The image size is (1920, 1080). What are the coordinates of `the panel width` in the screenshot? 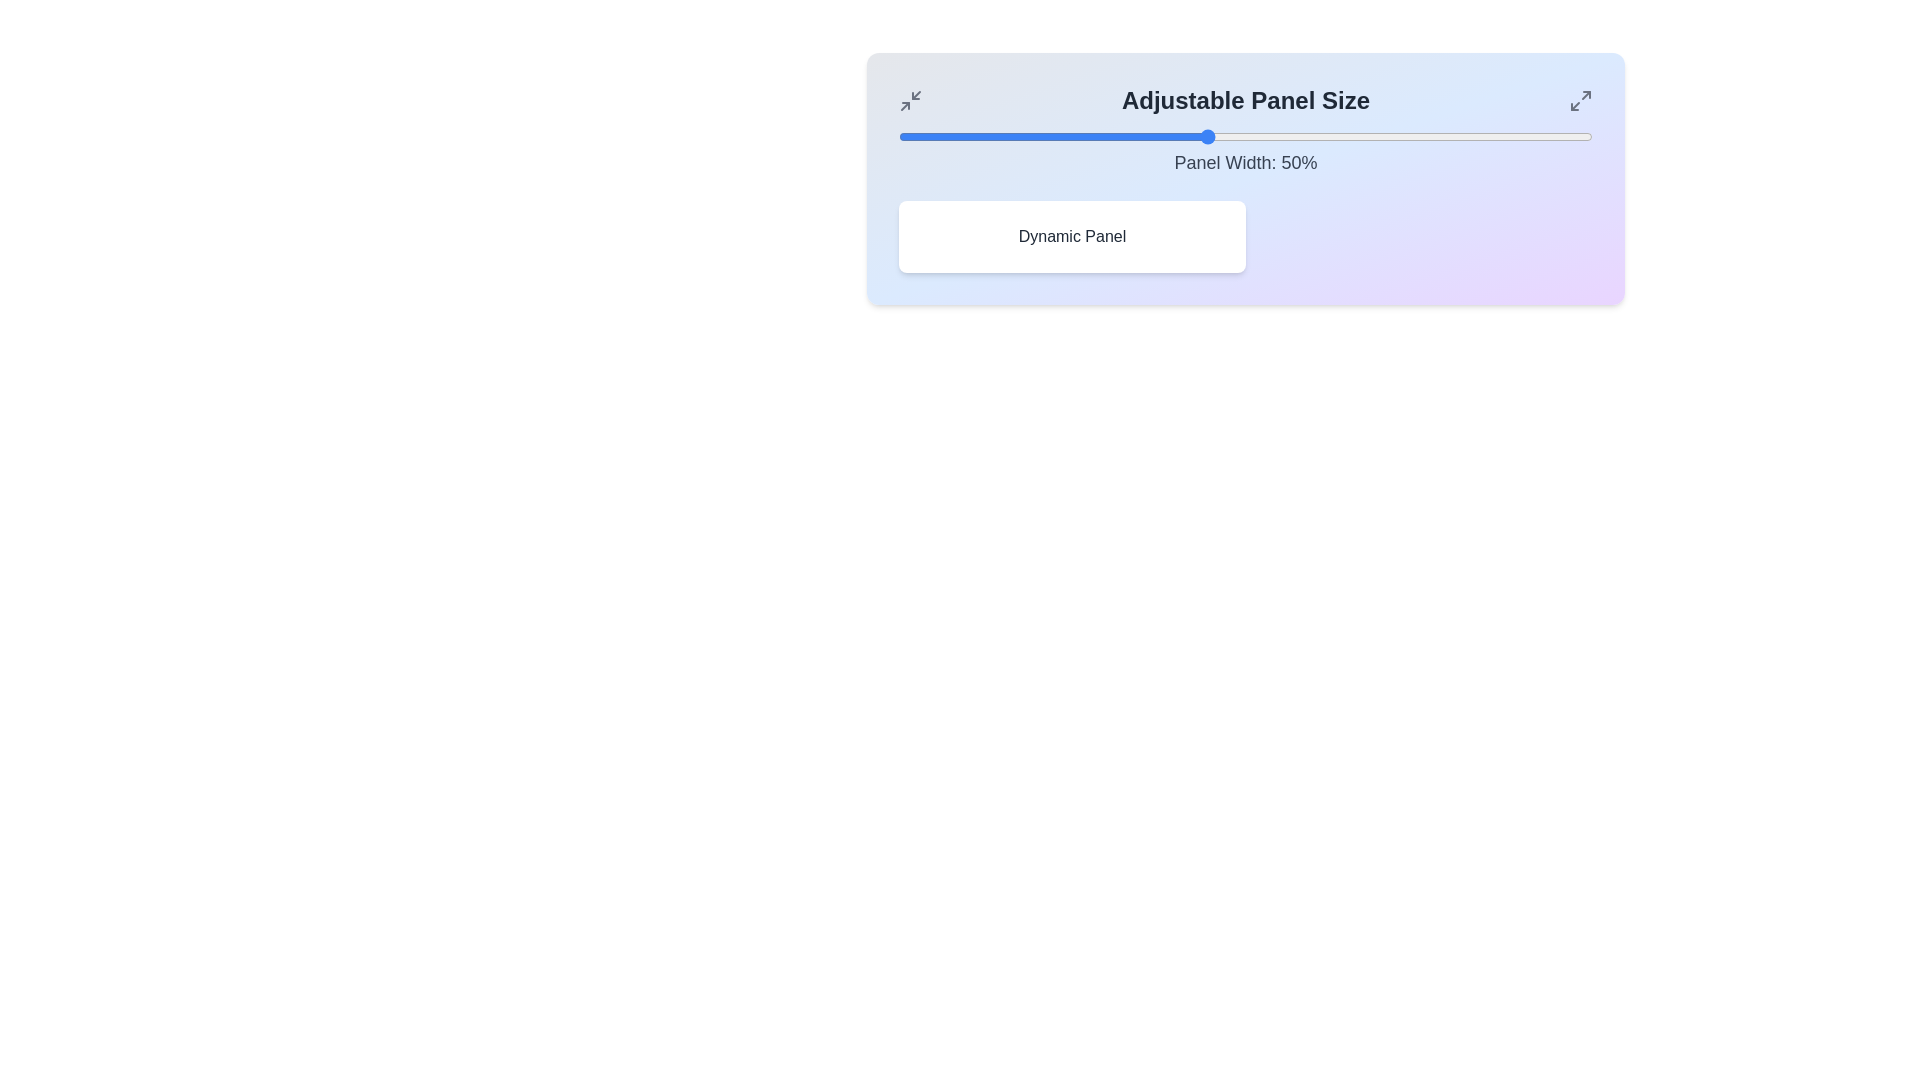 It's located at (1538, 136).